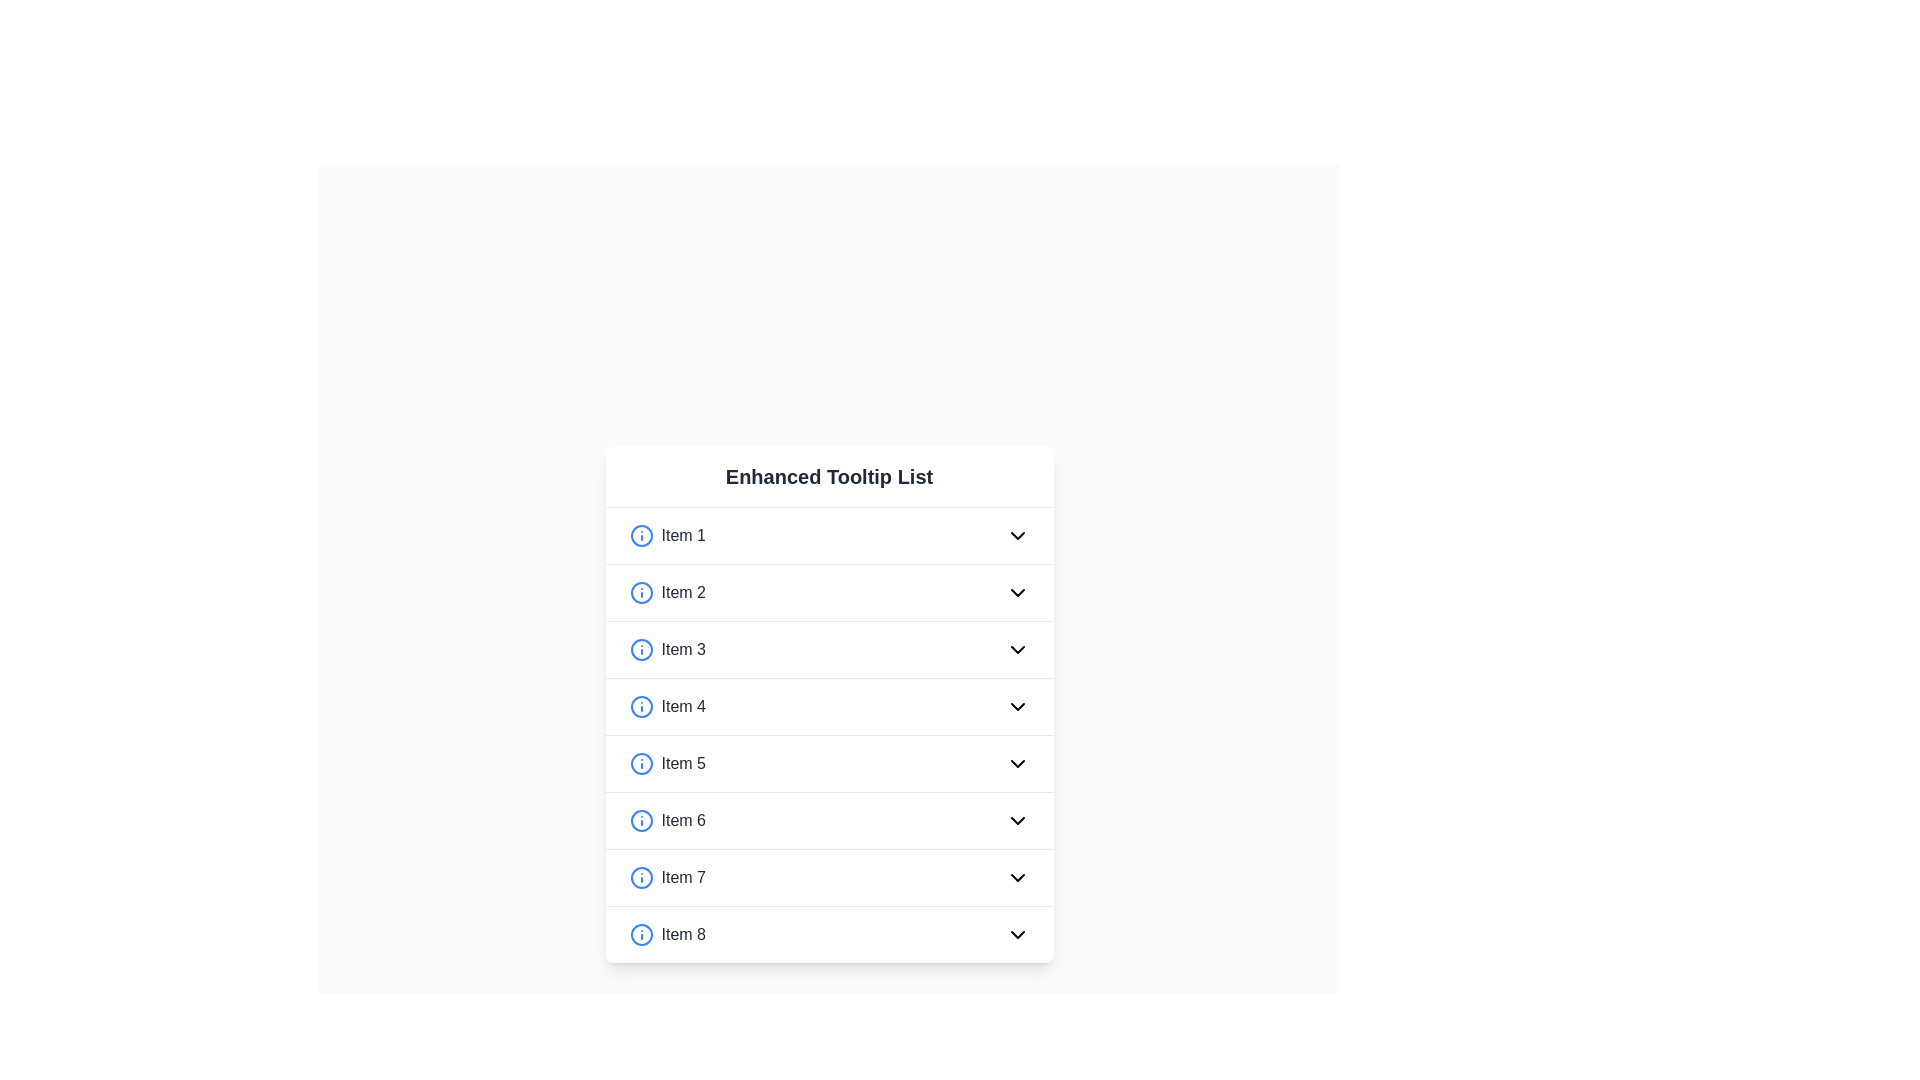 The width and height of the screenshot is (1920, 1080). Describe the element at coordinates (829, 820) in the screenshot. I see `the 'Item 6' in the Enhanced Tooltip List` at that location.